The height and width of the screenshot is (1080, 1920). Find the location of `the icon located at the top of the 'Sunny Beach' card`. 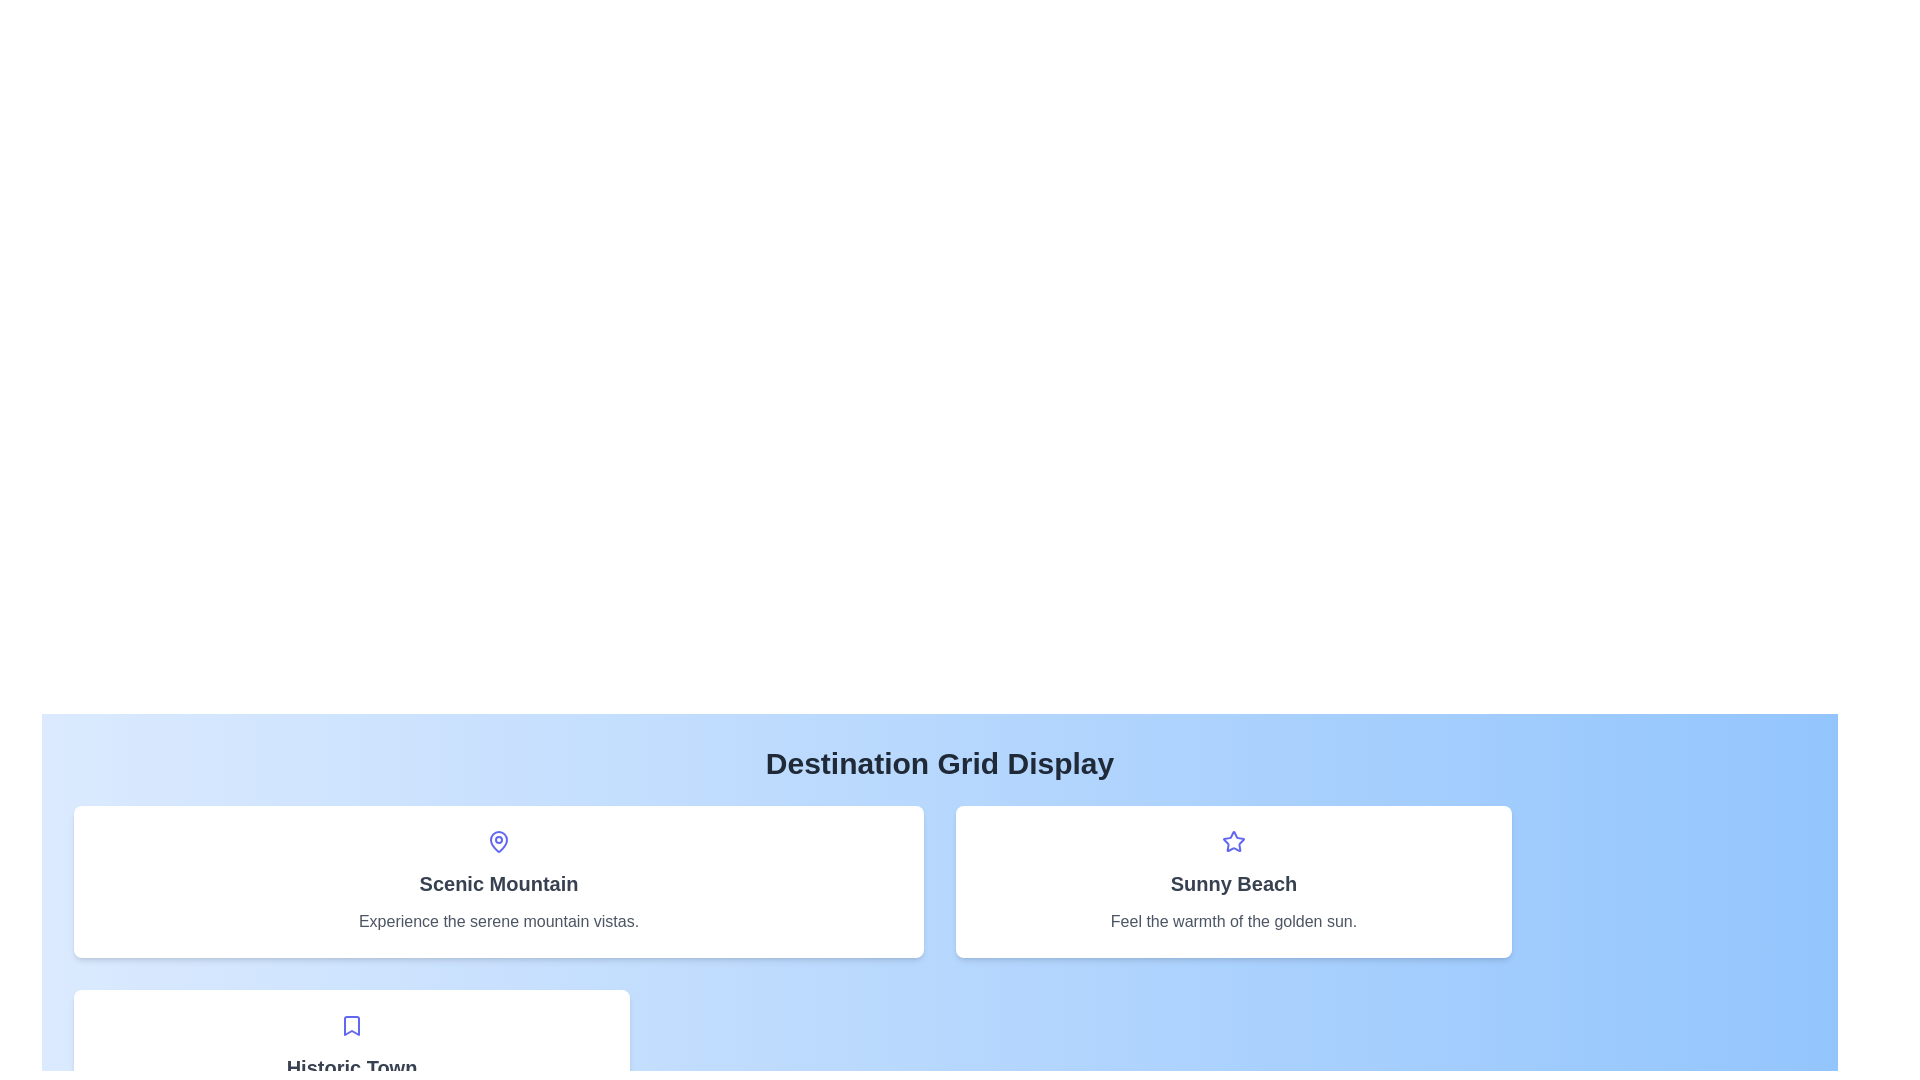

the icon located at the top of the 'Sunny Beach' card is located at coordinates (1232, 841).